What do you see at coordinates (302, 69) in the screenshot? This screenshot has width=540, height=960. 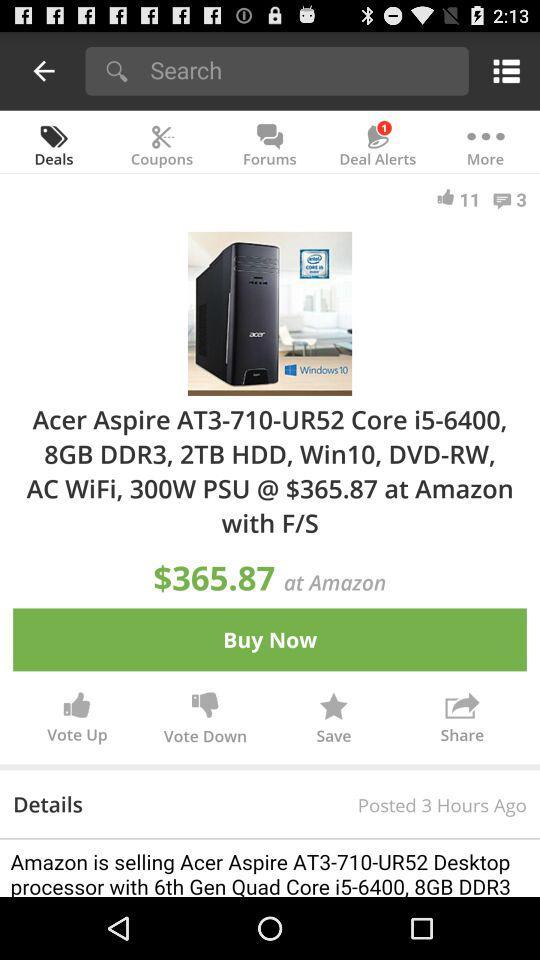 I see `active search bar` at bounding box center [302, 69].